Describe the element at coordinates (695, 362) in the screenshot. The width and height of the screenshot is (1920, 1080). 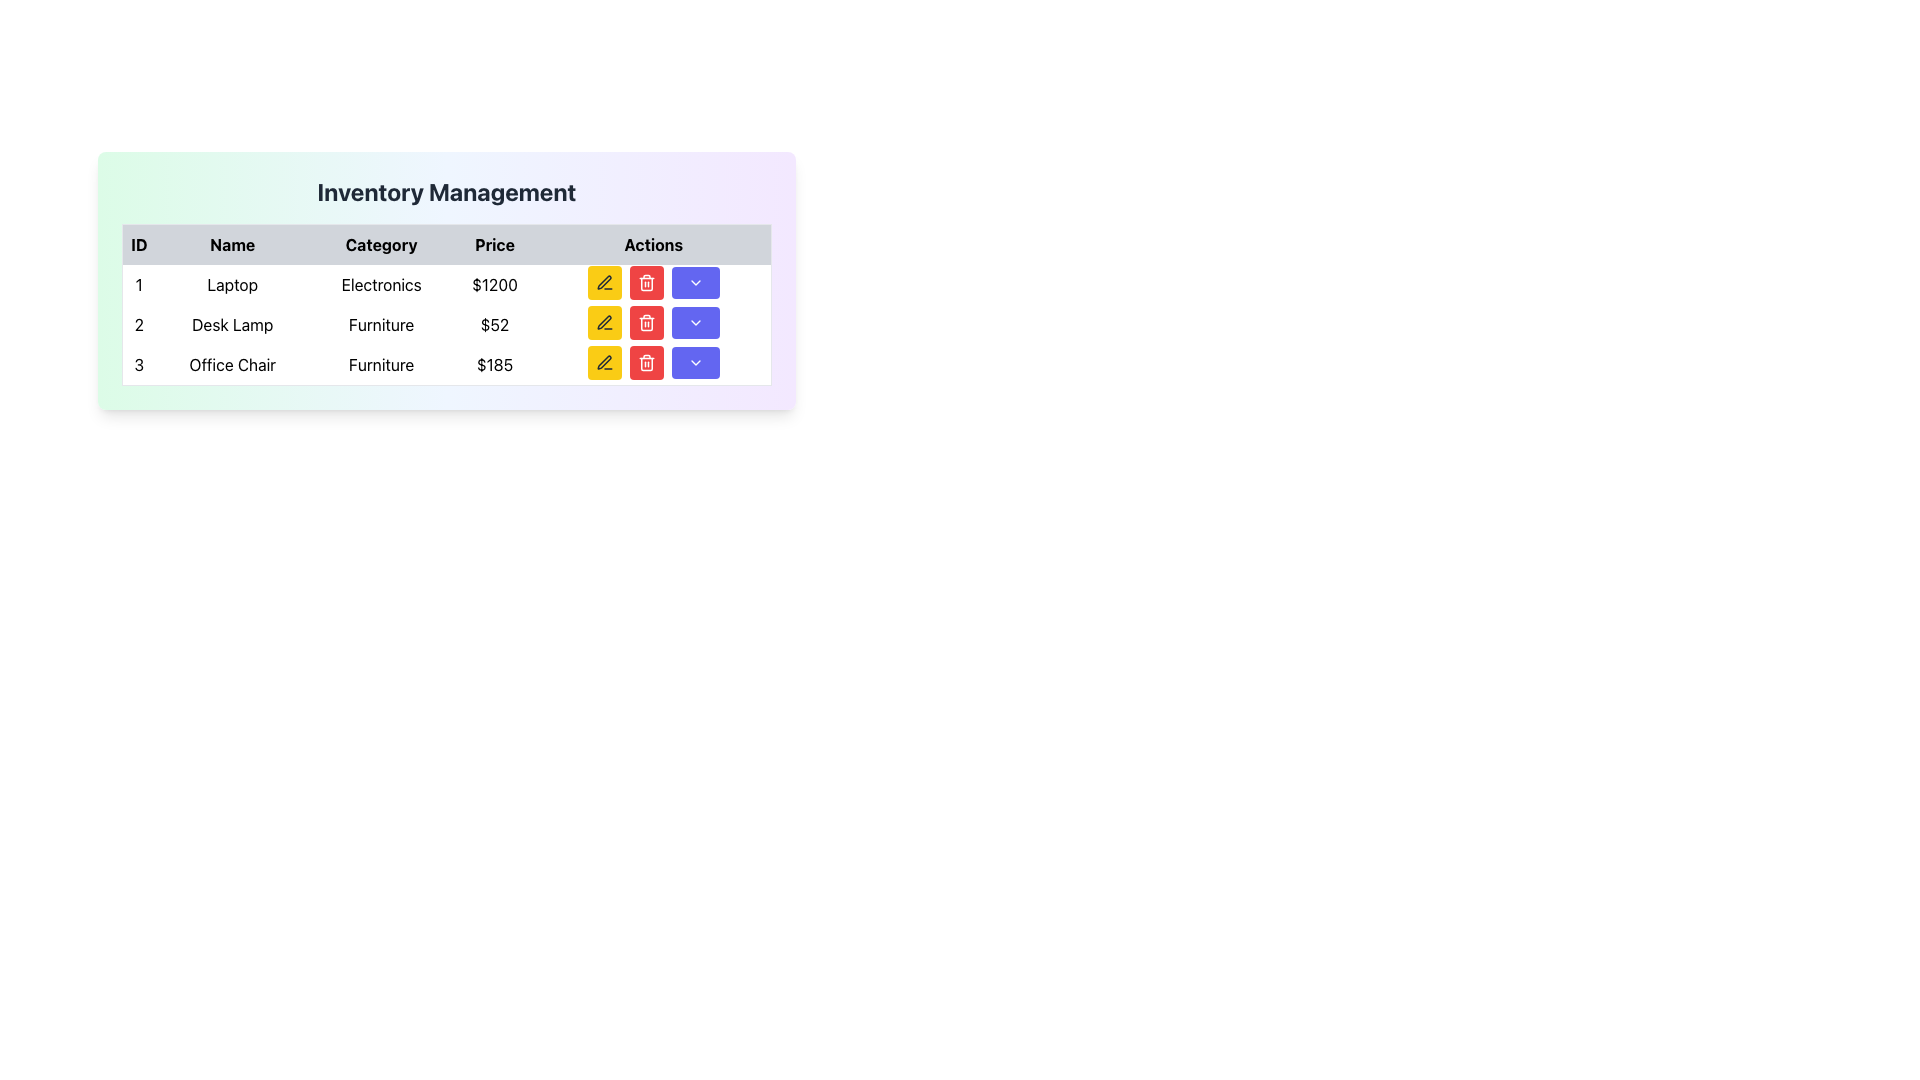
I see `the rectangular blue button with rounded corners and a downward-pointing chevron icon` at that location.